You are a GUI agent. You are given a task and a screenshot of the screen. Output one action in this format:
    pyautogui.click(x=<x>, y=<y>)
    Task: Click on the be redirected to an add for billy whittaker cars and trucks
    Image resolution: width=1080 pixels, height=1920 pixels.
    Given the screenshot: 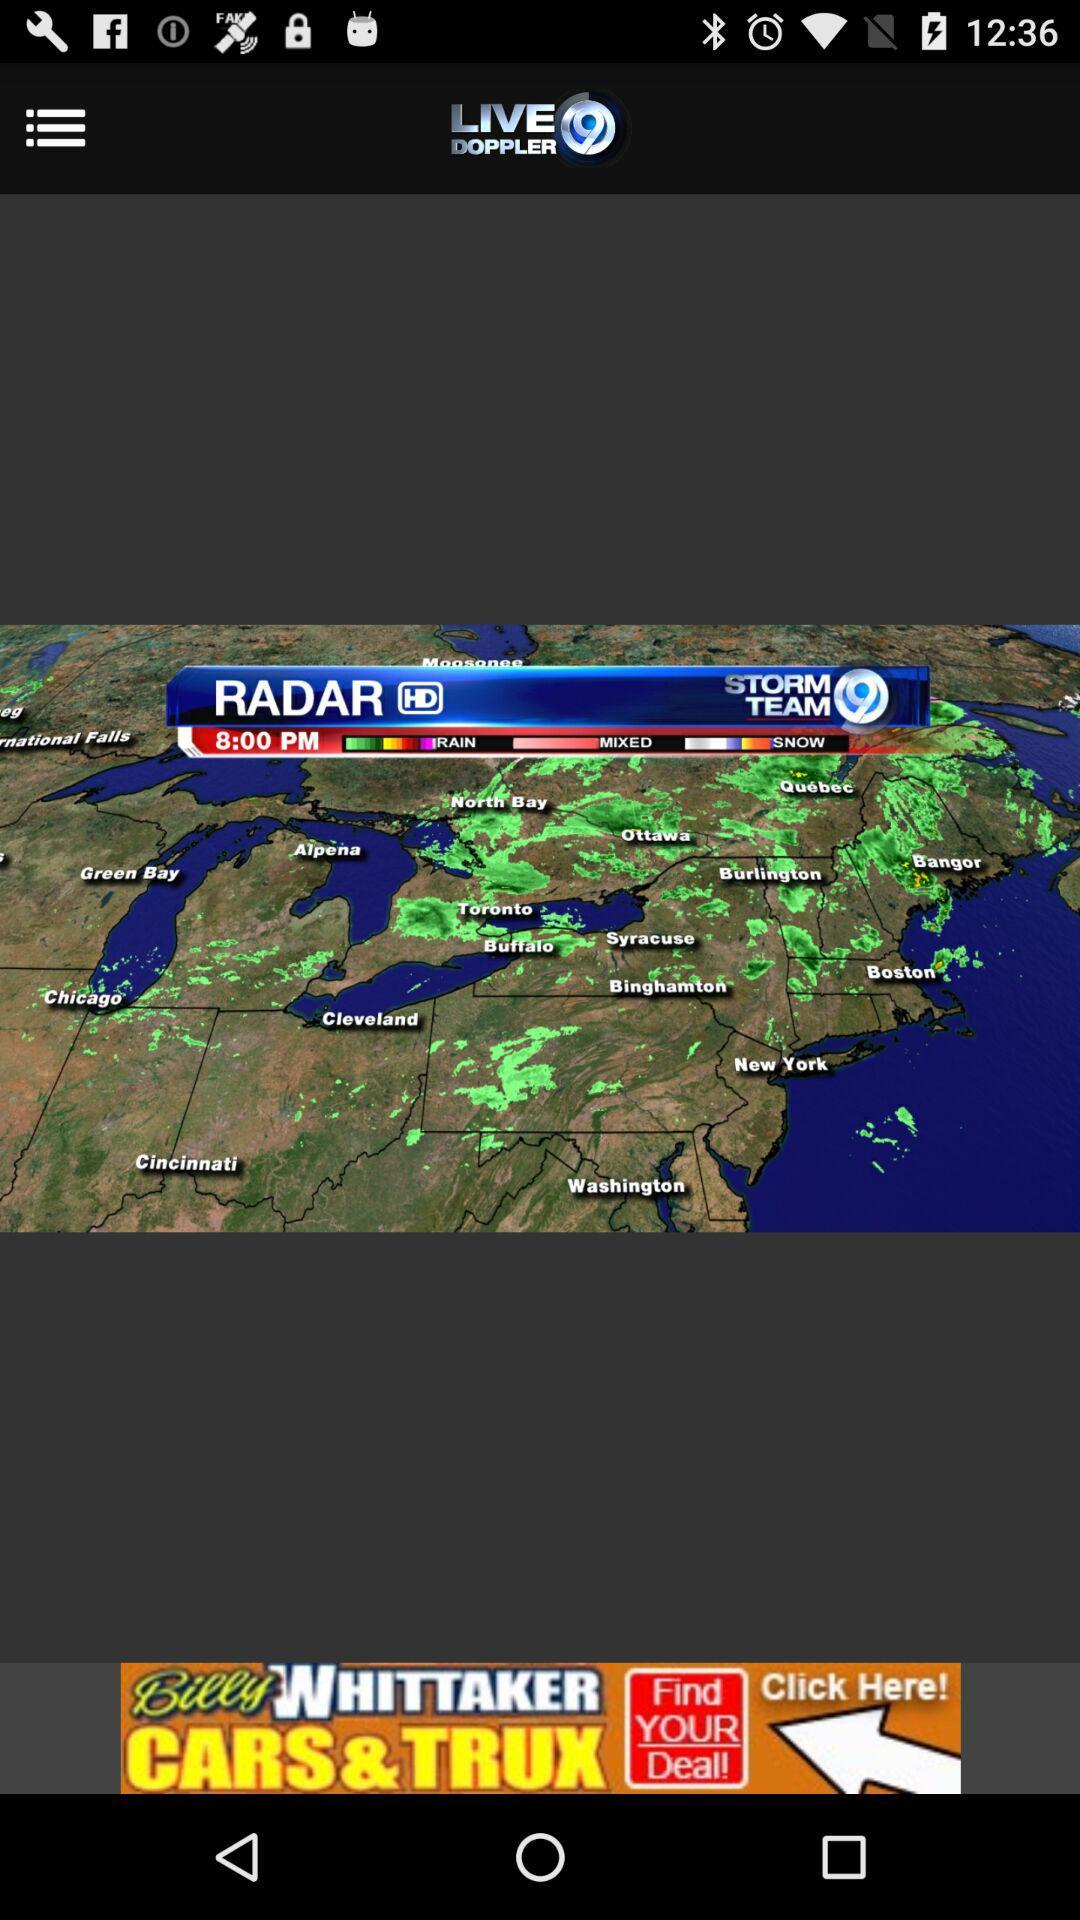 What is the action you would take?
    pyautogui.click(x=540, y=1727)
    